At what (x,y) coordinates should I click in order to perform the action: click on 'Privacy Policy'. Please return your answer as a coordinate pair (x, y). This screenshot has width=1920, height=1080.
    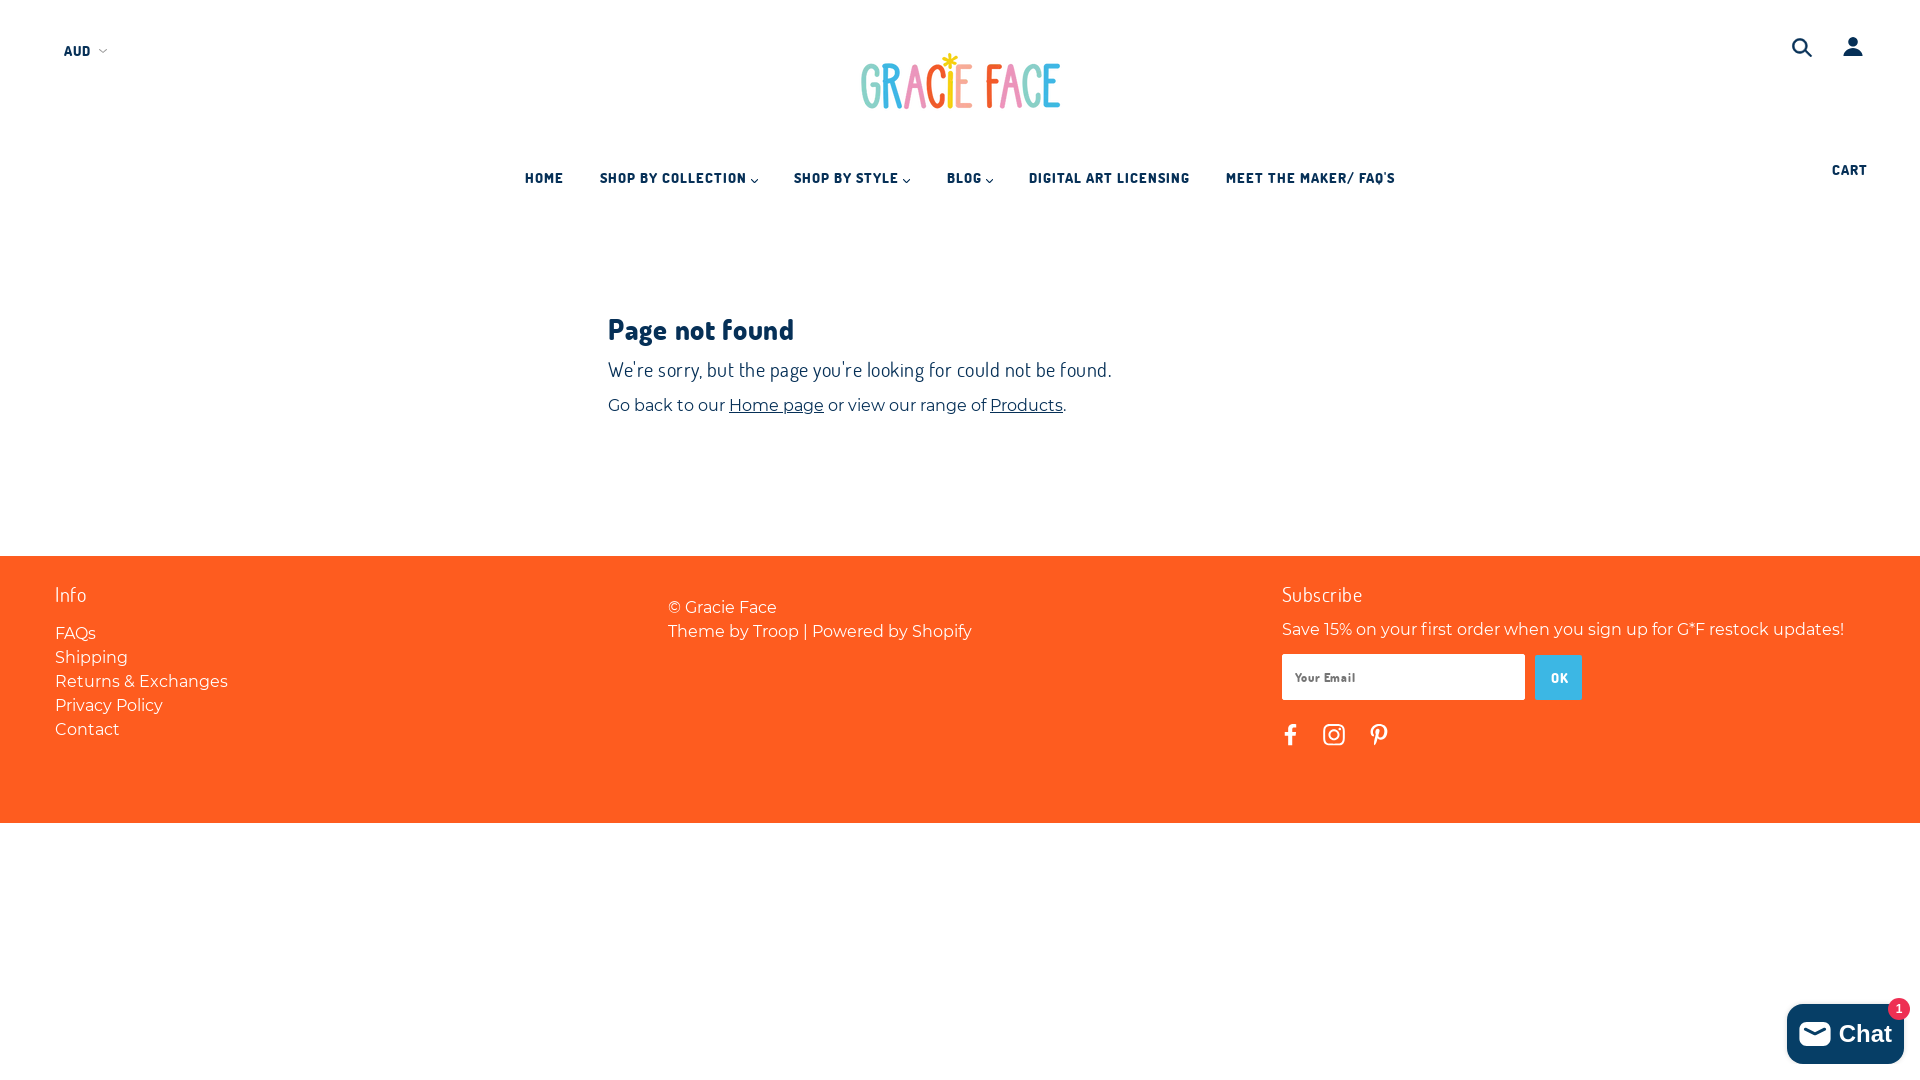
    Looking at the image, I should click on (108, 704).